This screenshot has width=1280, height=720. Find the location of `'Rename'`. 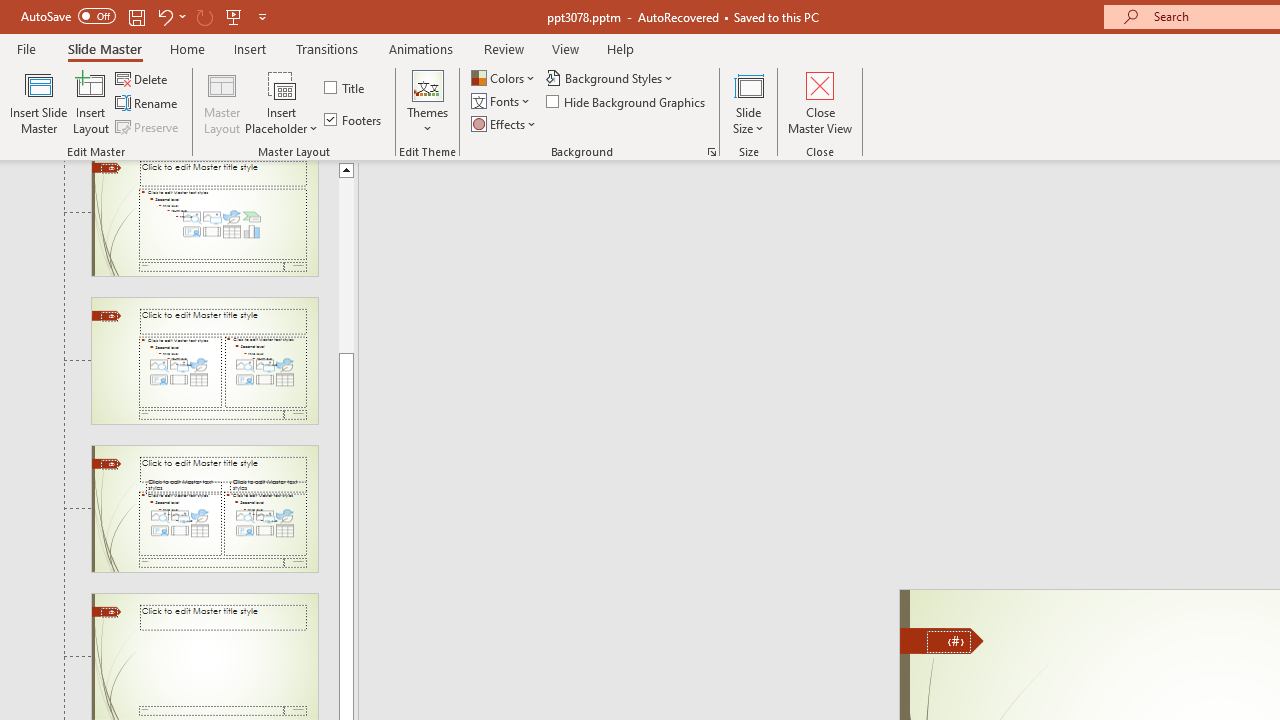

'Rename' is located at coordinates (147, 103).